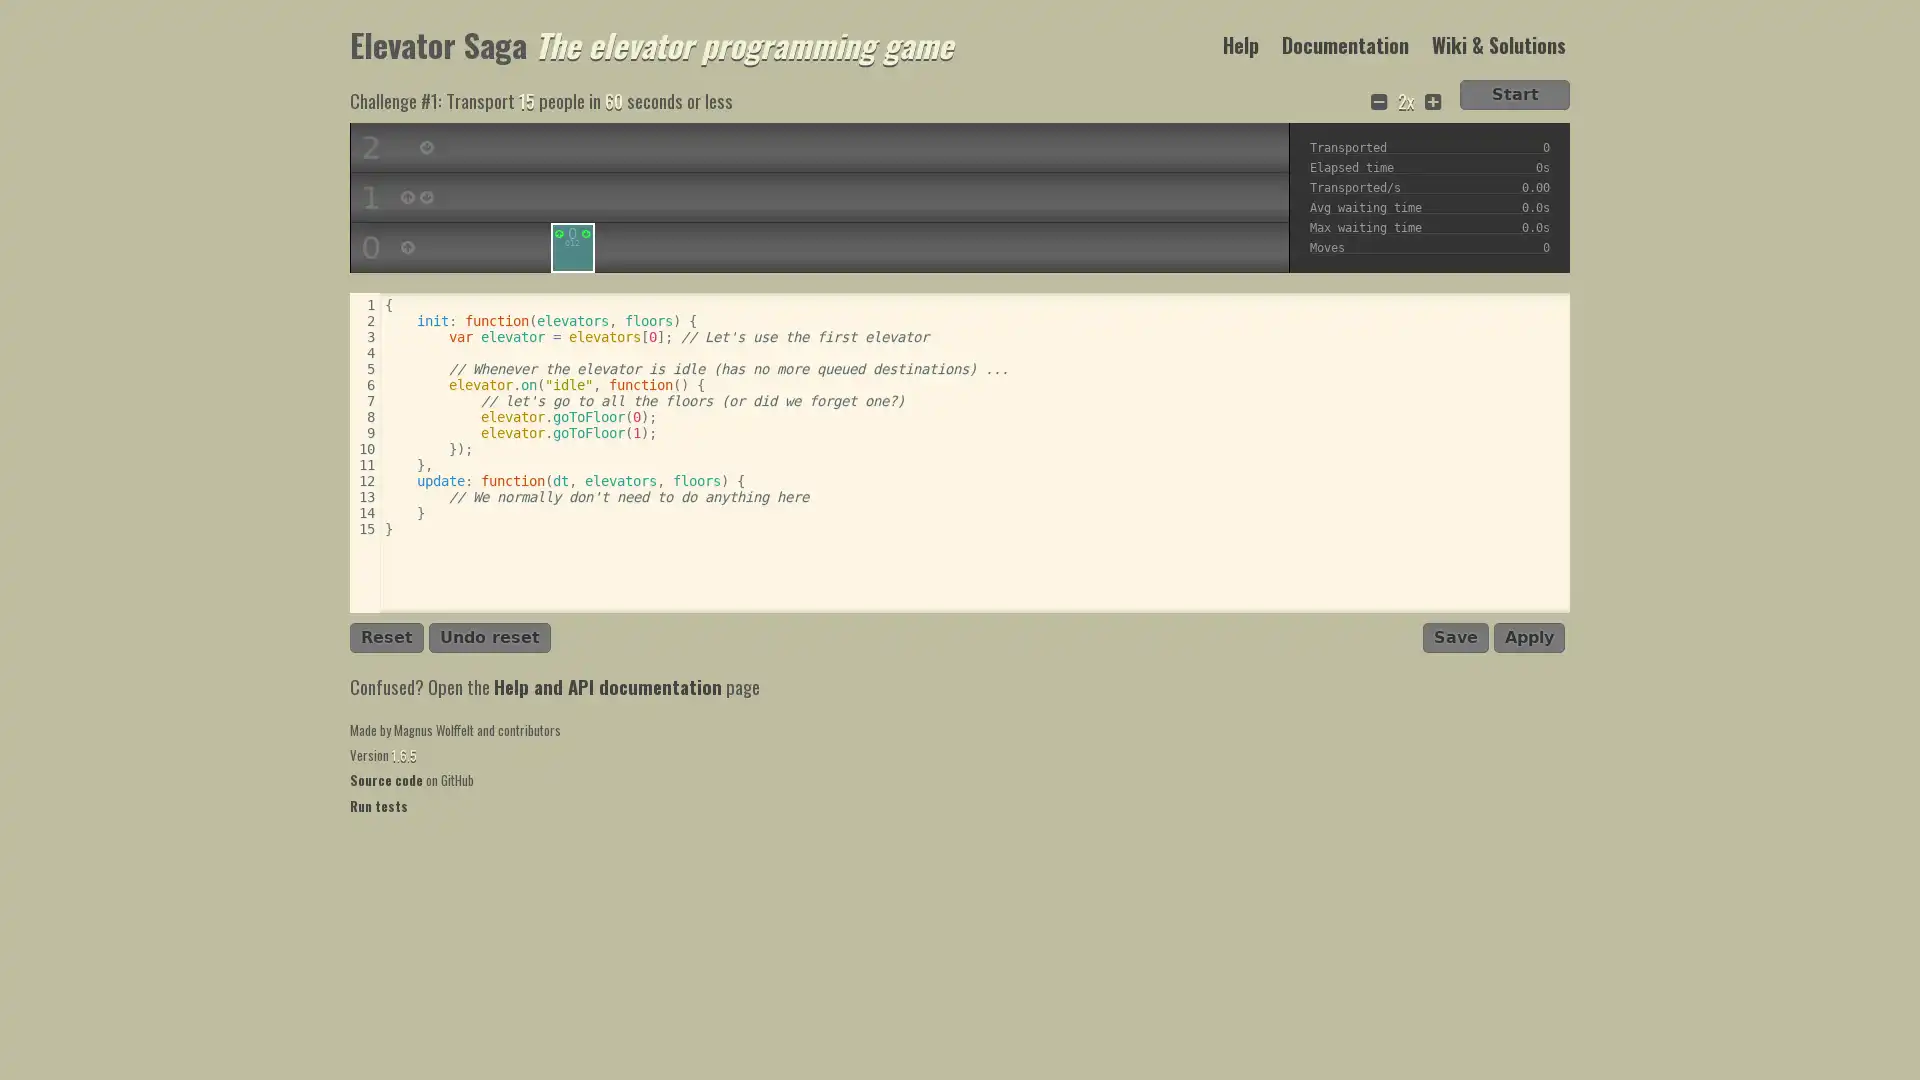 The width and height of the screenshot is (1920, 1080). I want to click on Apply, so click(1528, 637).